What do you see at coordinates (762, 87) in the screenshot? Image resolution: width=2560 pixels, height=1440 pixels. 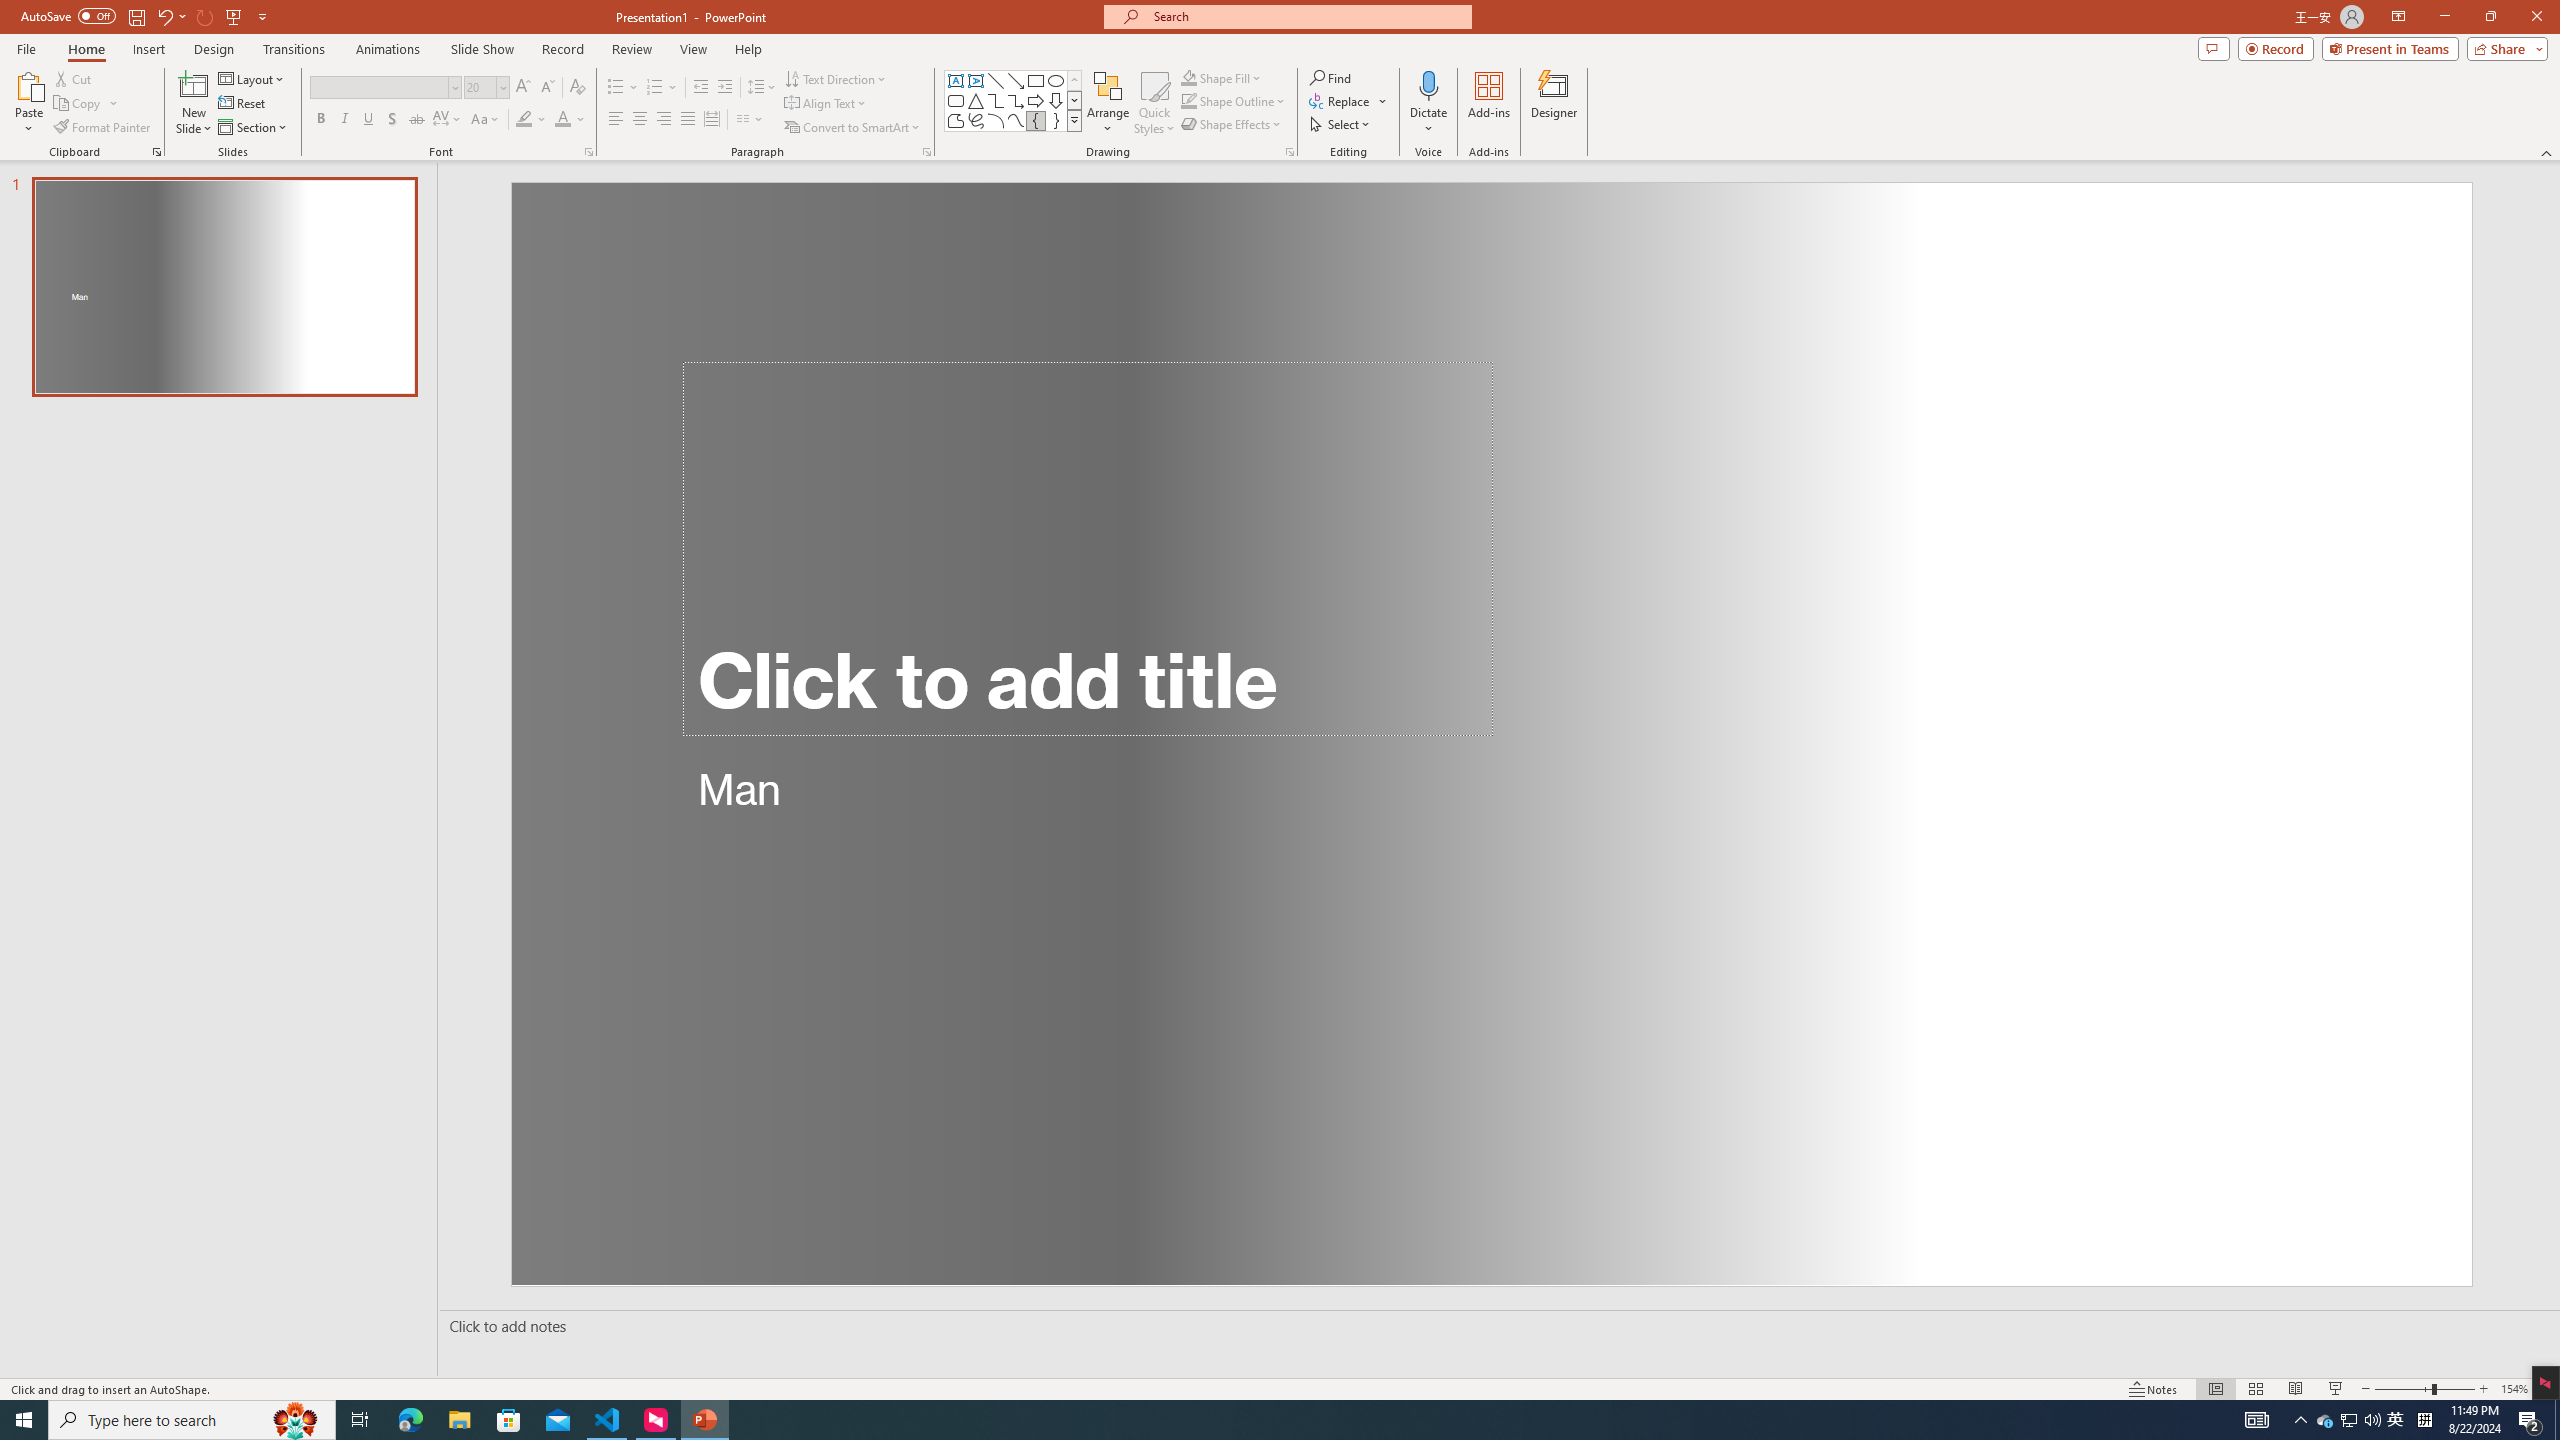 I see `'Line Spacing'` at bounding box center [762, 87].